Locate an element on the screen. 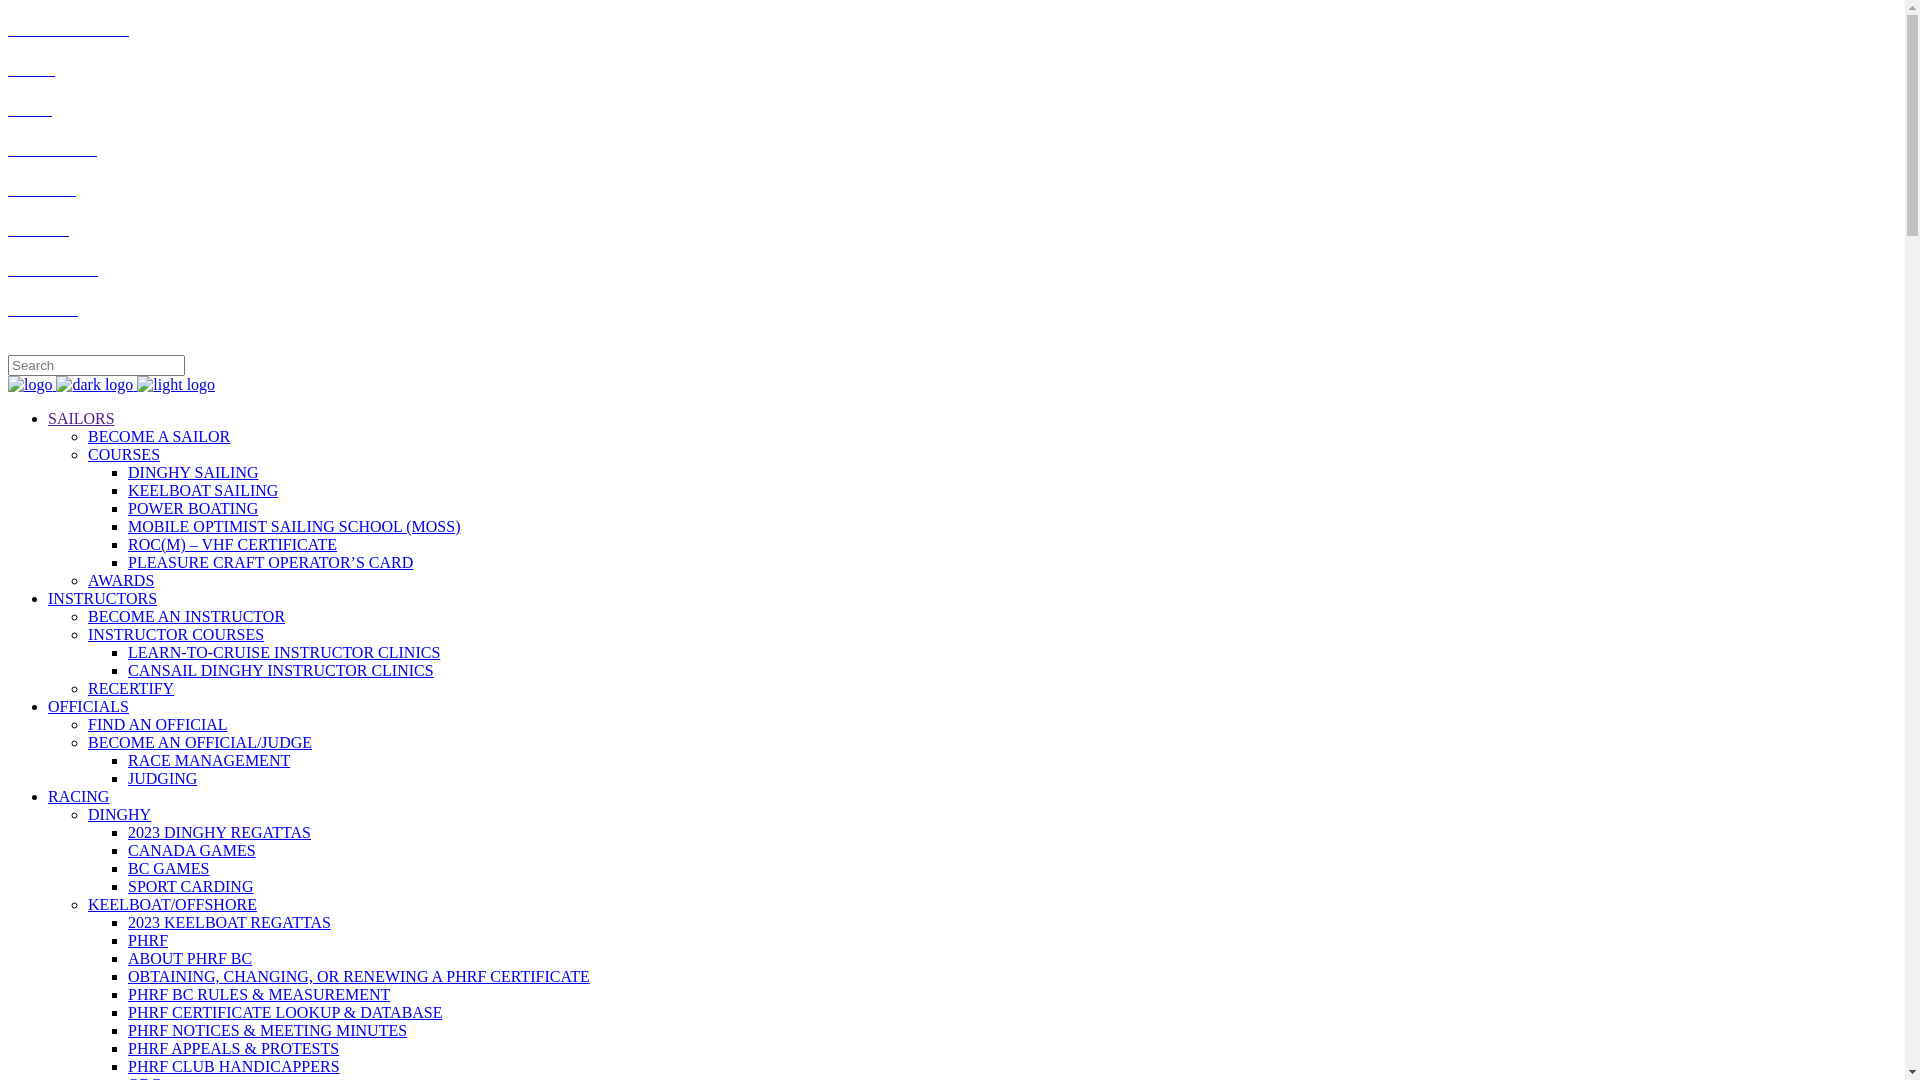  '2023 DINGHY REGATTAS' is located at coordinates (219, 832).